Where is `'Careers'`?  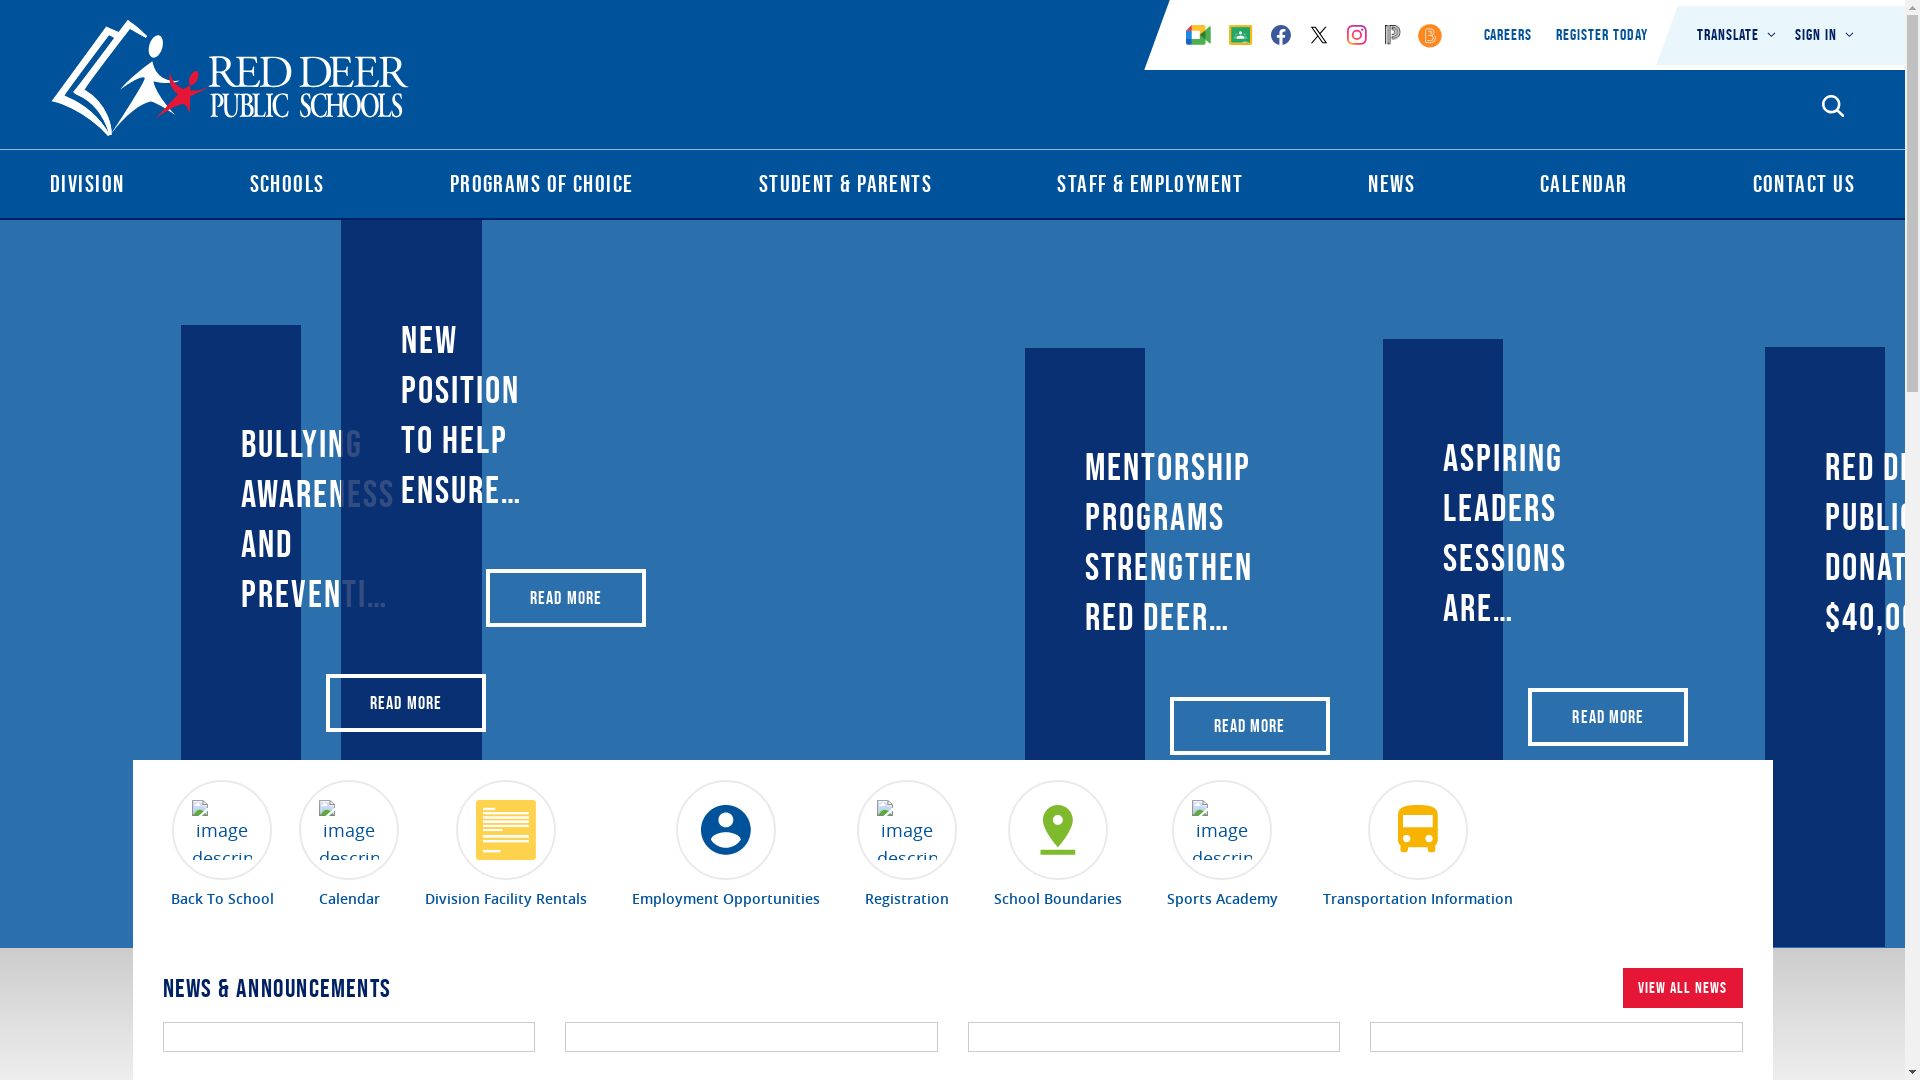 'Careers' is located at coordinates (1483, 34).